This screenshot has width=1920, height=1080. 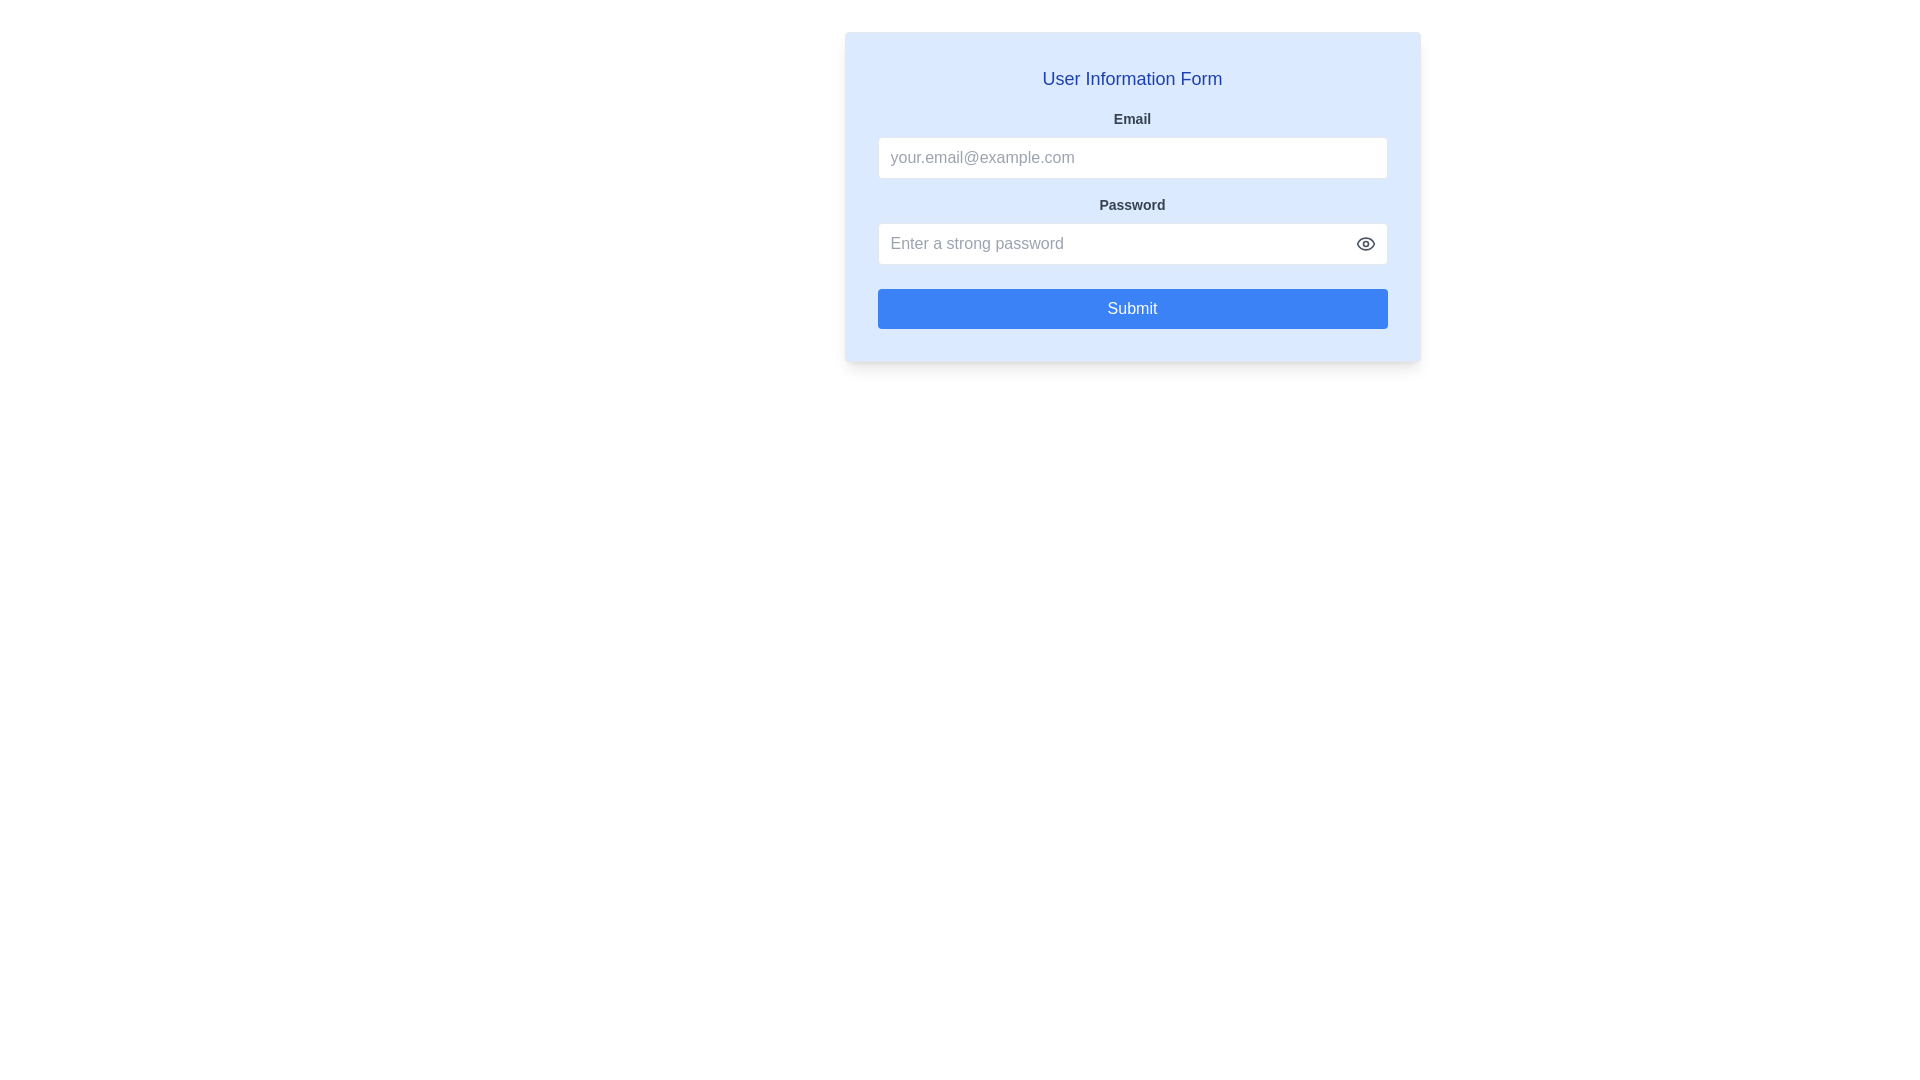 What do you see at coordinates (1132, 119) in the screenshot?
I see `the label indicating the email input field in the 'User Information Form' to provide context for the user` at bounding box center [1132, 119].